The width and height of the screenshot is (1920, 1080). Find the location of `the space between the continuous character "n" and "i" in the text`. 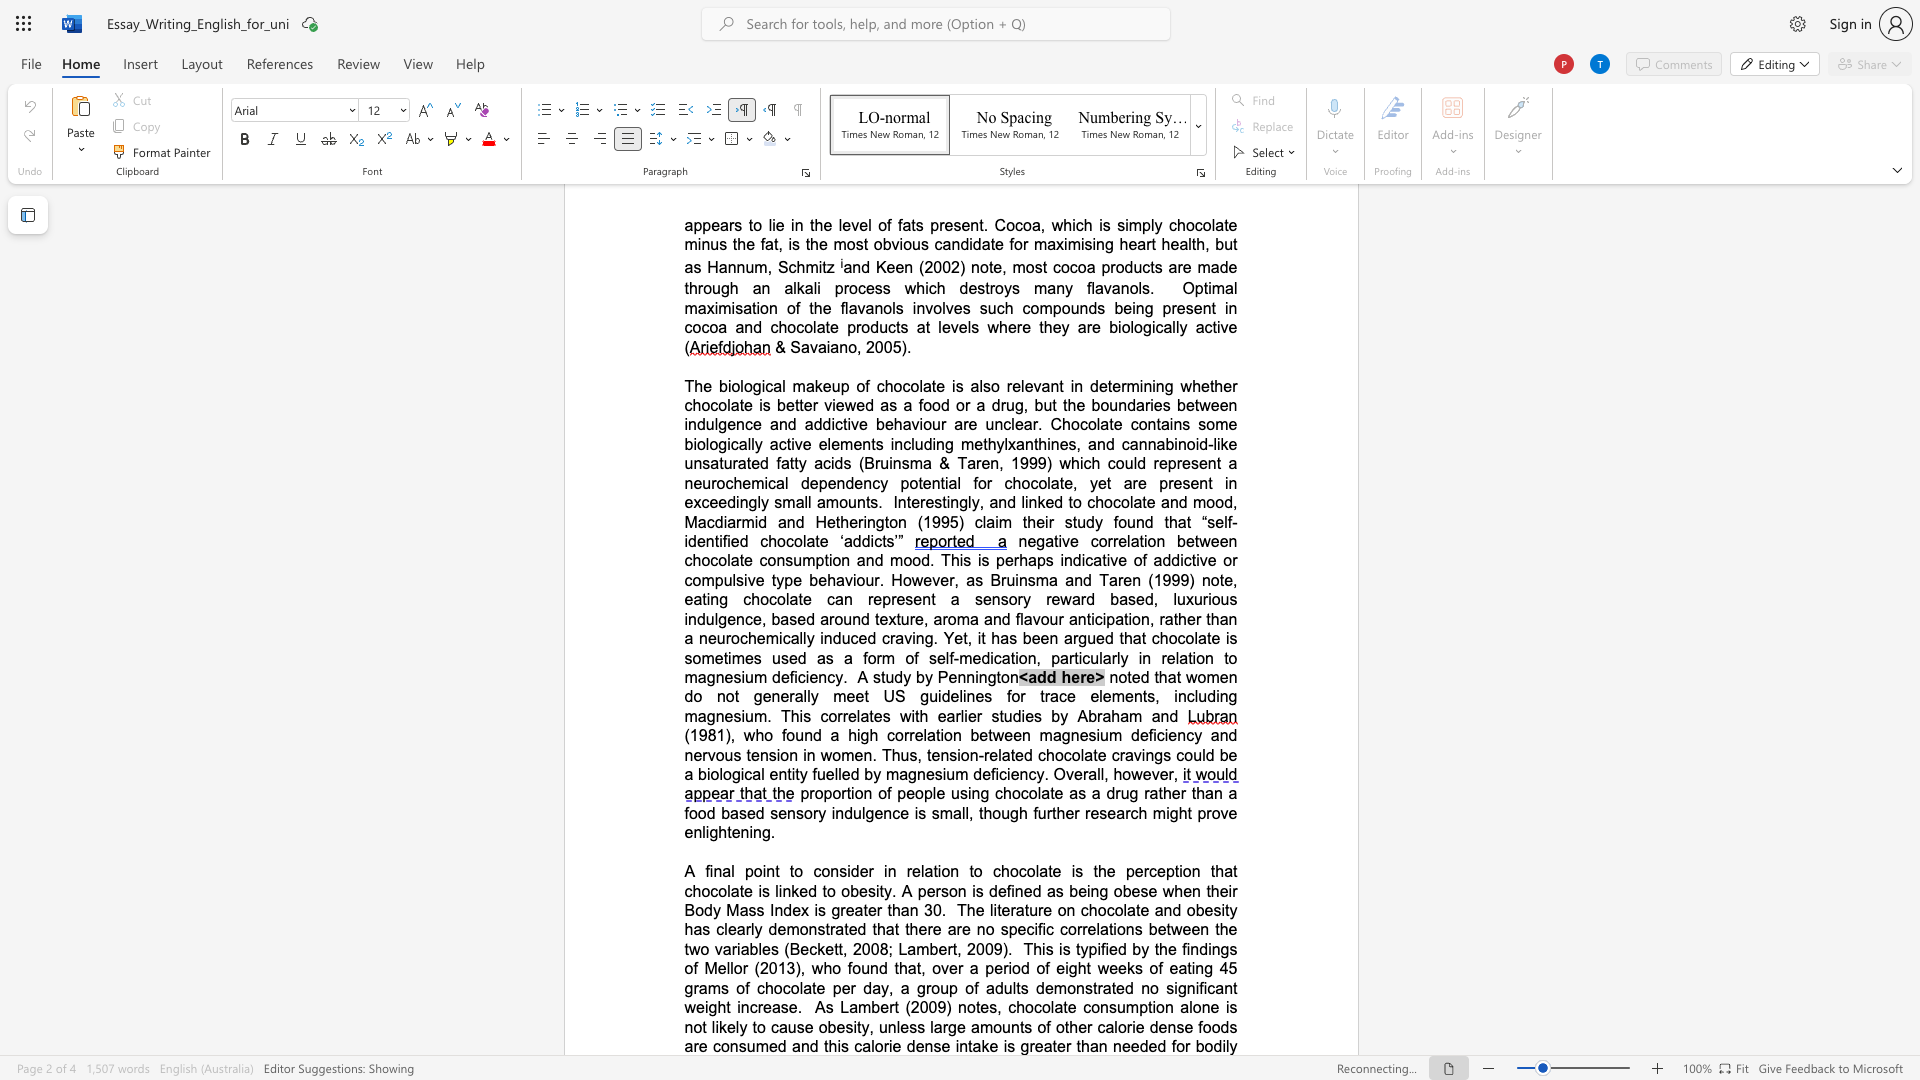

the space between the continuous character "n" and "i" in the text is located at coordinates (973, 676).